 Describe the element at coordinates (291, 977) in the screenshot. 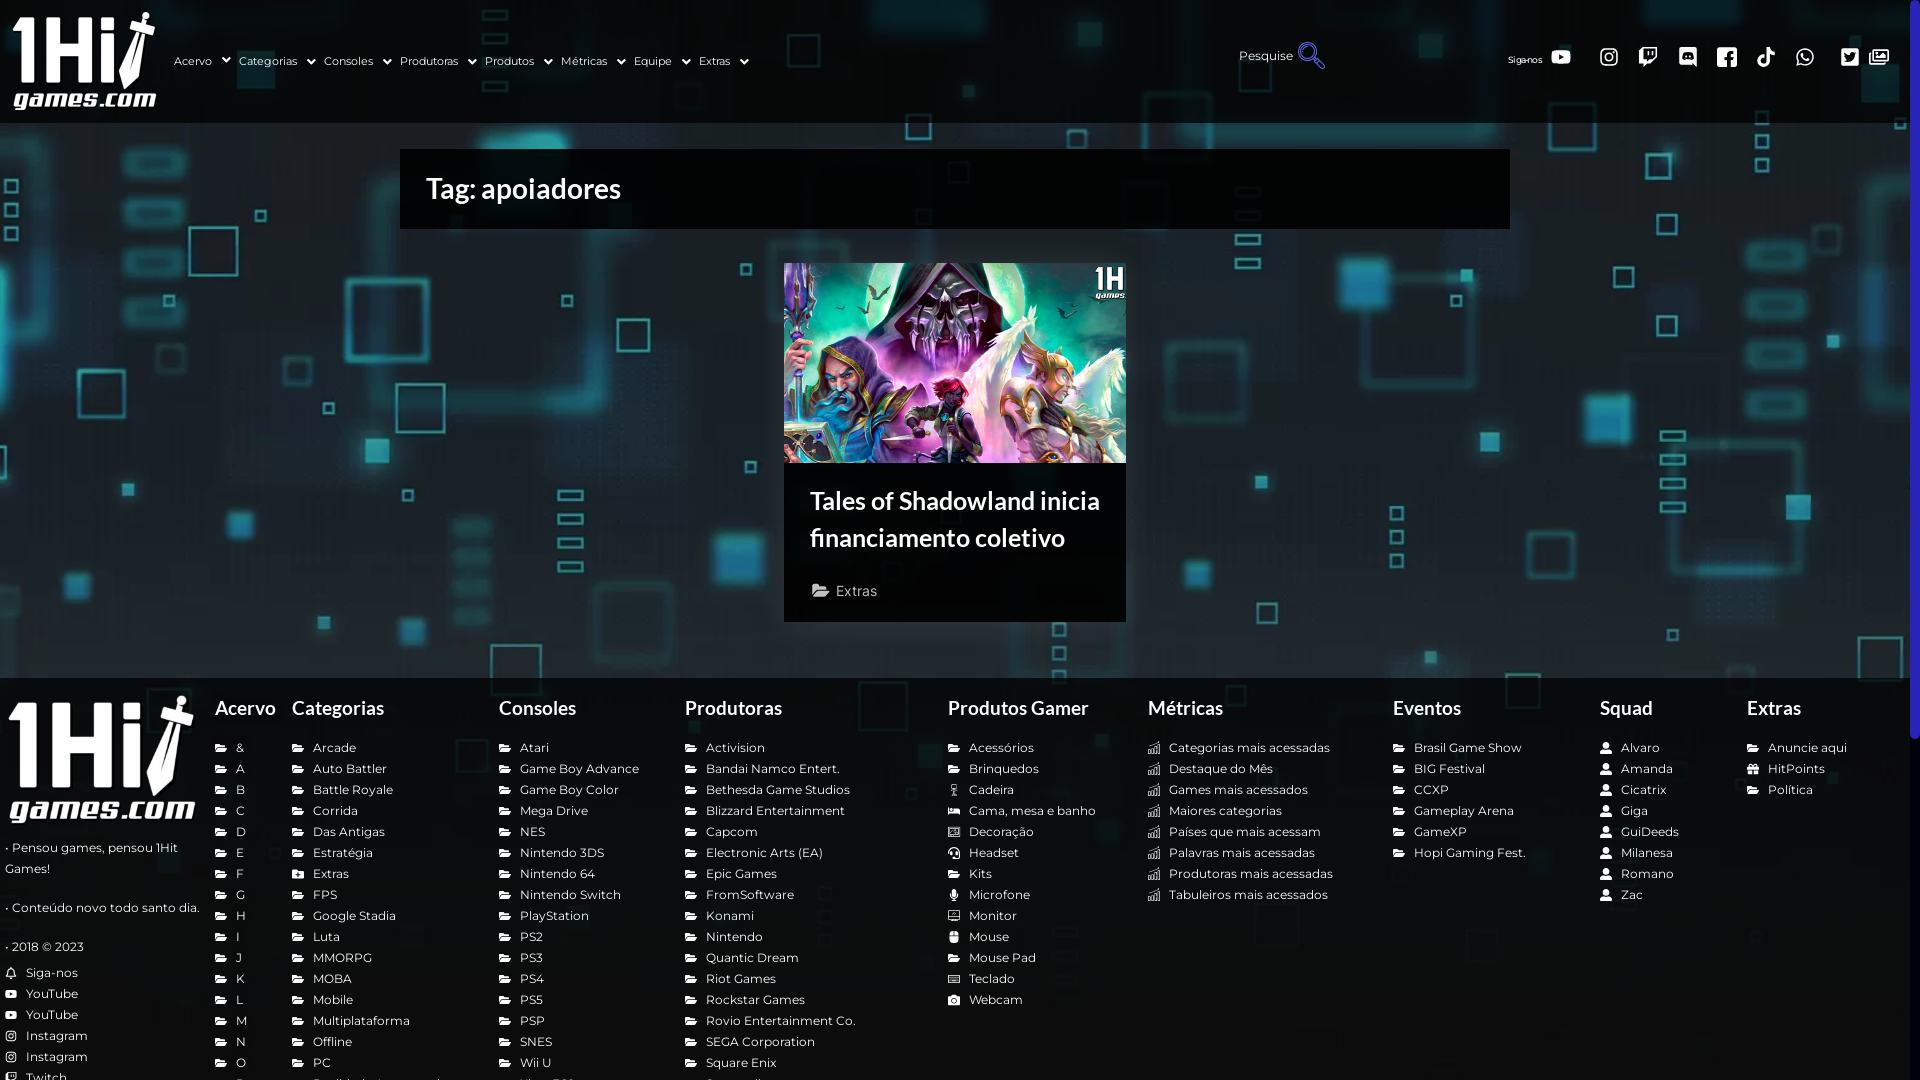

I see `'MOBA'` at that location.